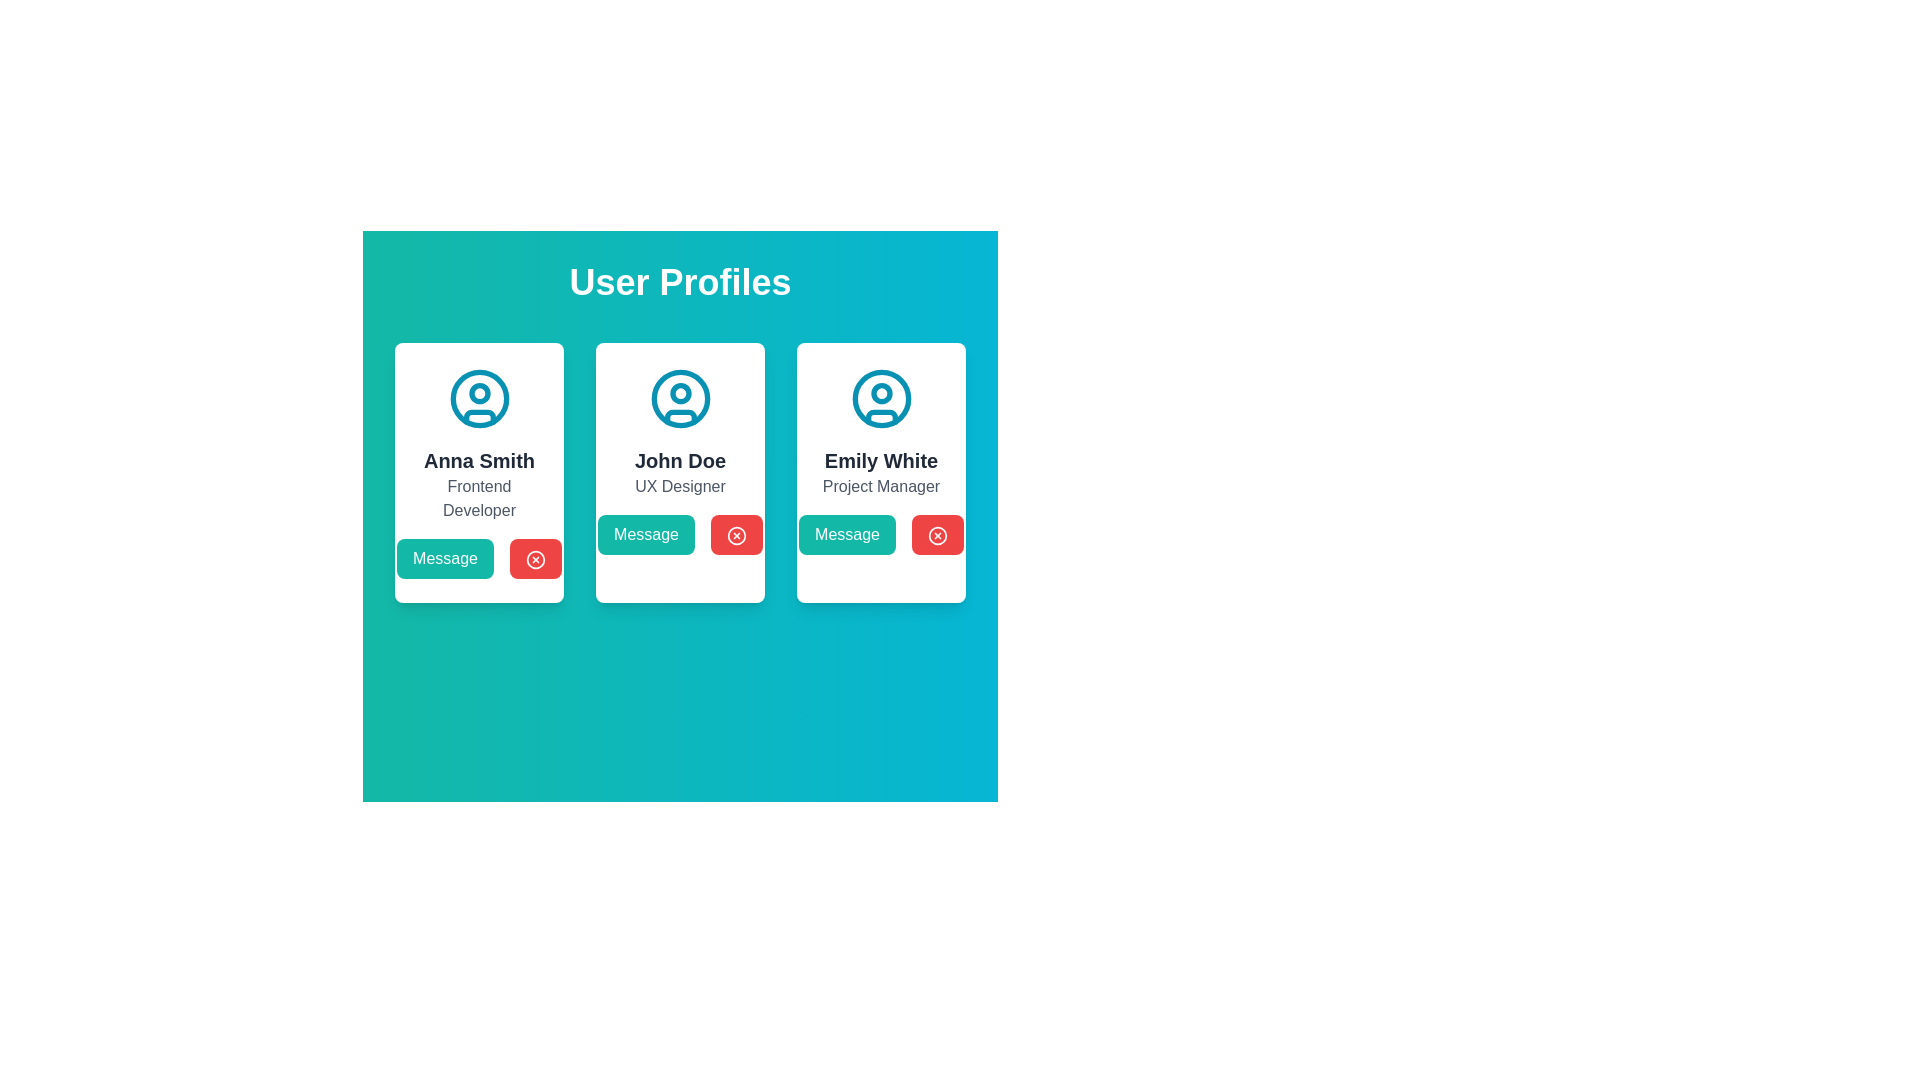 The width and height of the screenshot is (1920, 1080). What do you see at coordinates (680, 486) in the screenshot?
I see `the Text Label displaying the job title for the user profile, which is located in the second card from the left, directly below 'John Doe' and above the 'Message' button` at bounding box center [680, 486].